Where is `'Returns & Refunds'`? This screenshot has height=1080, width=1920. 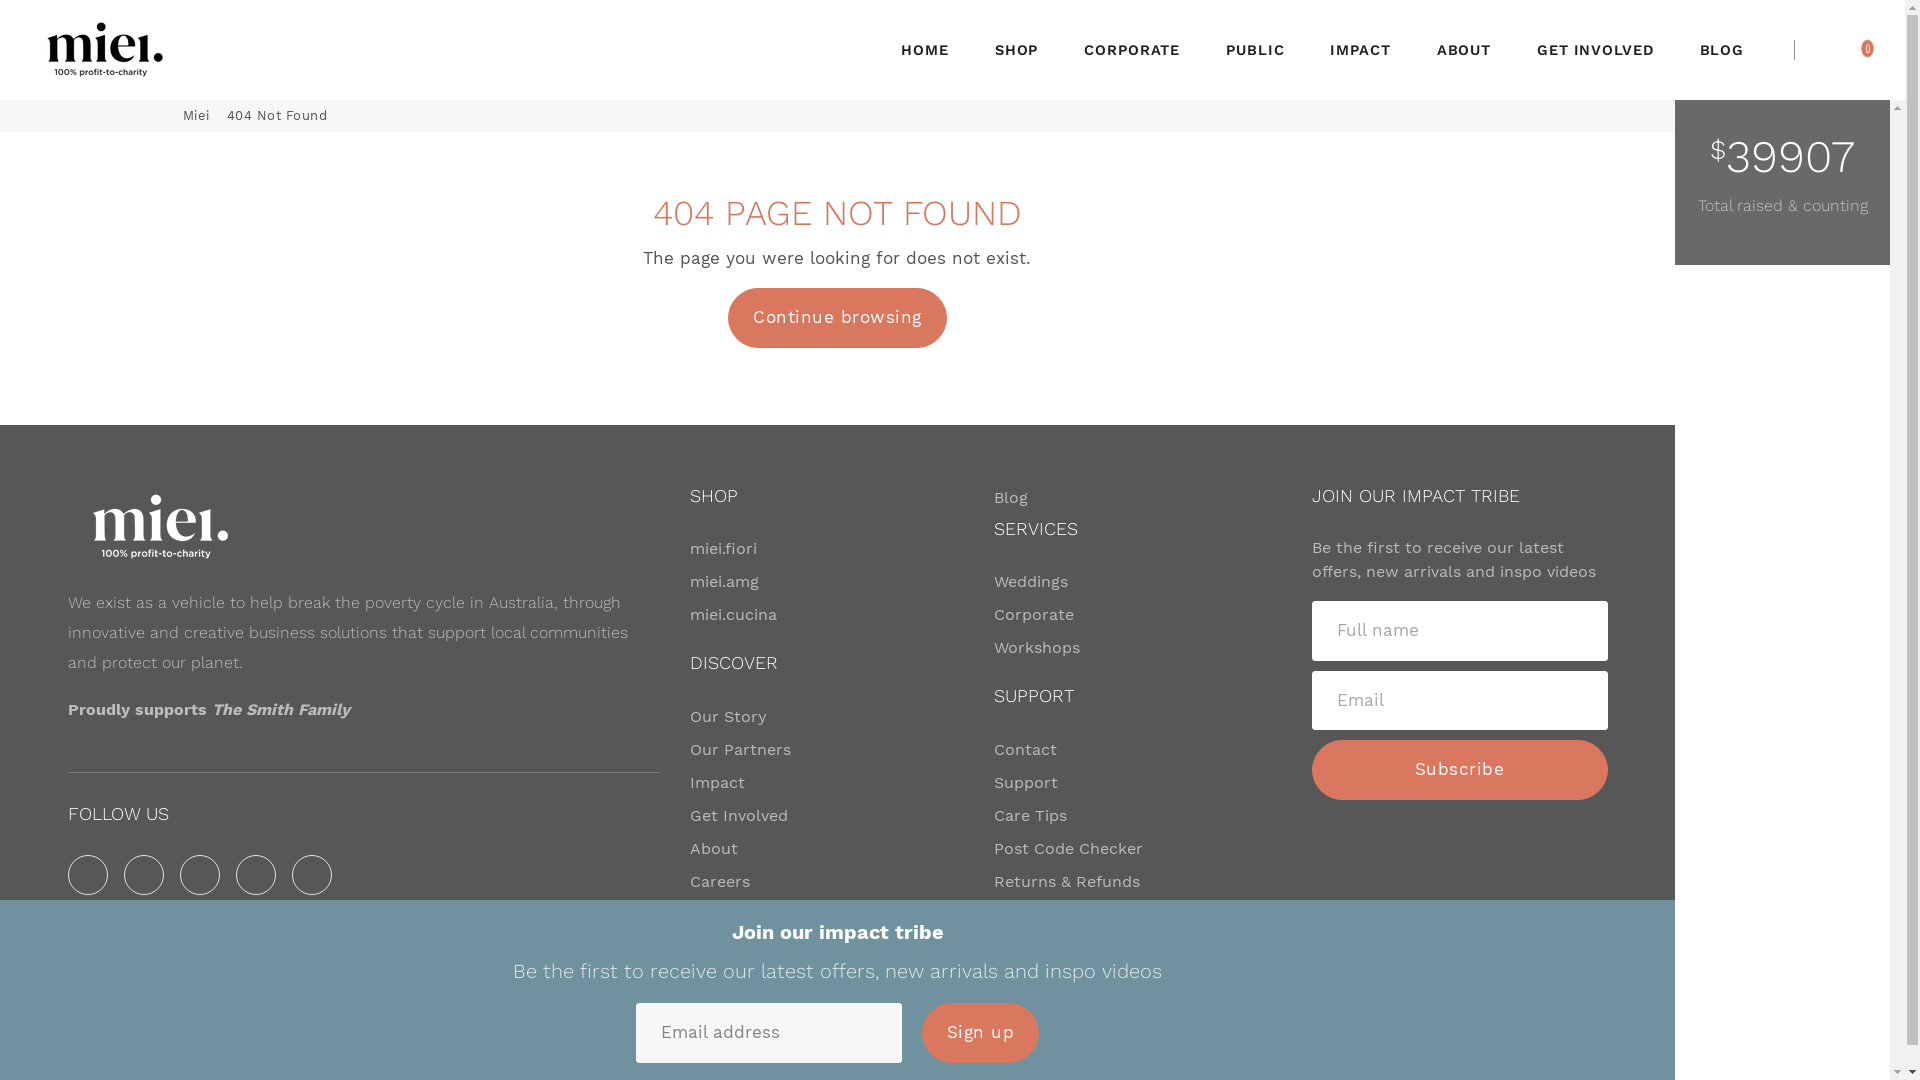 'Returns & Refunds' is located at coordinates (1065, 881).